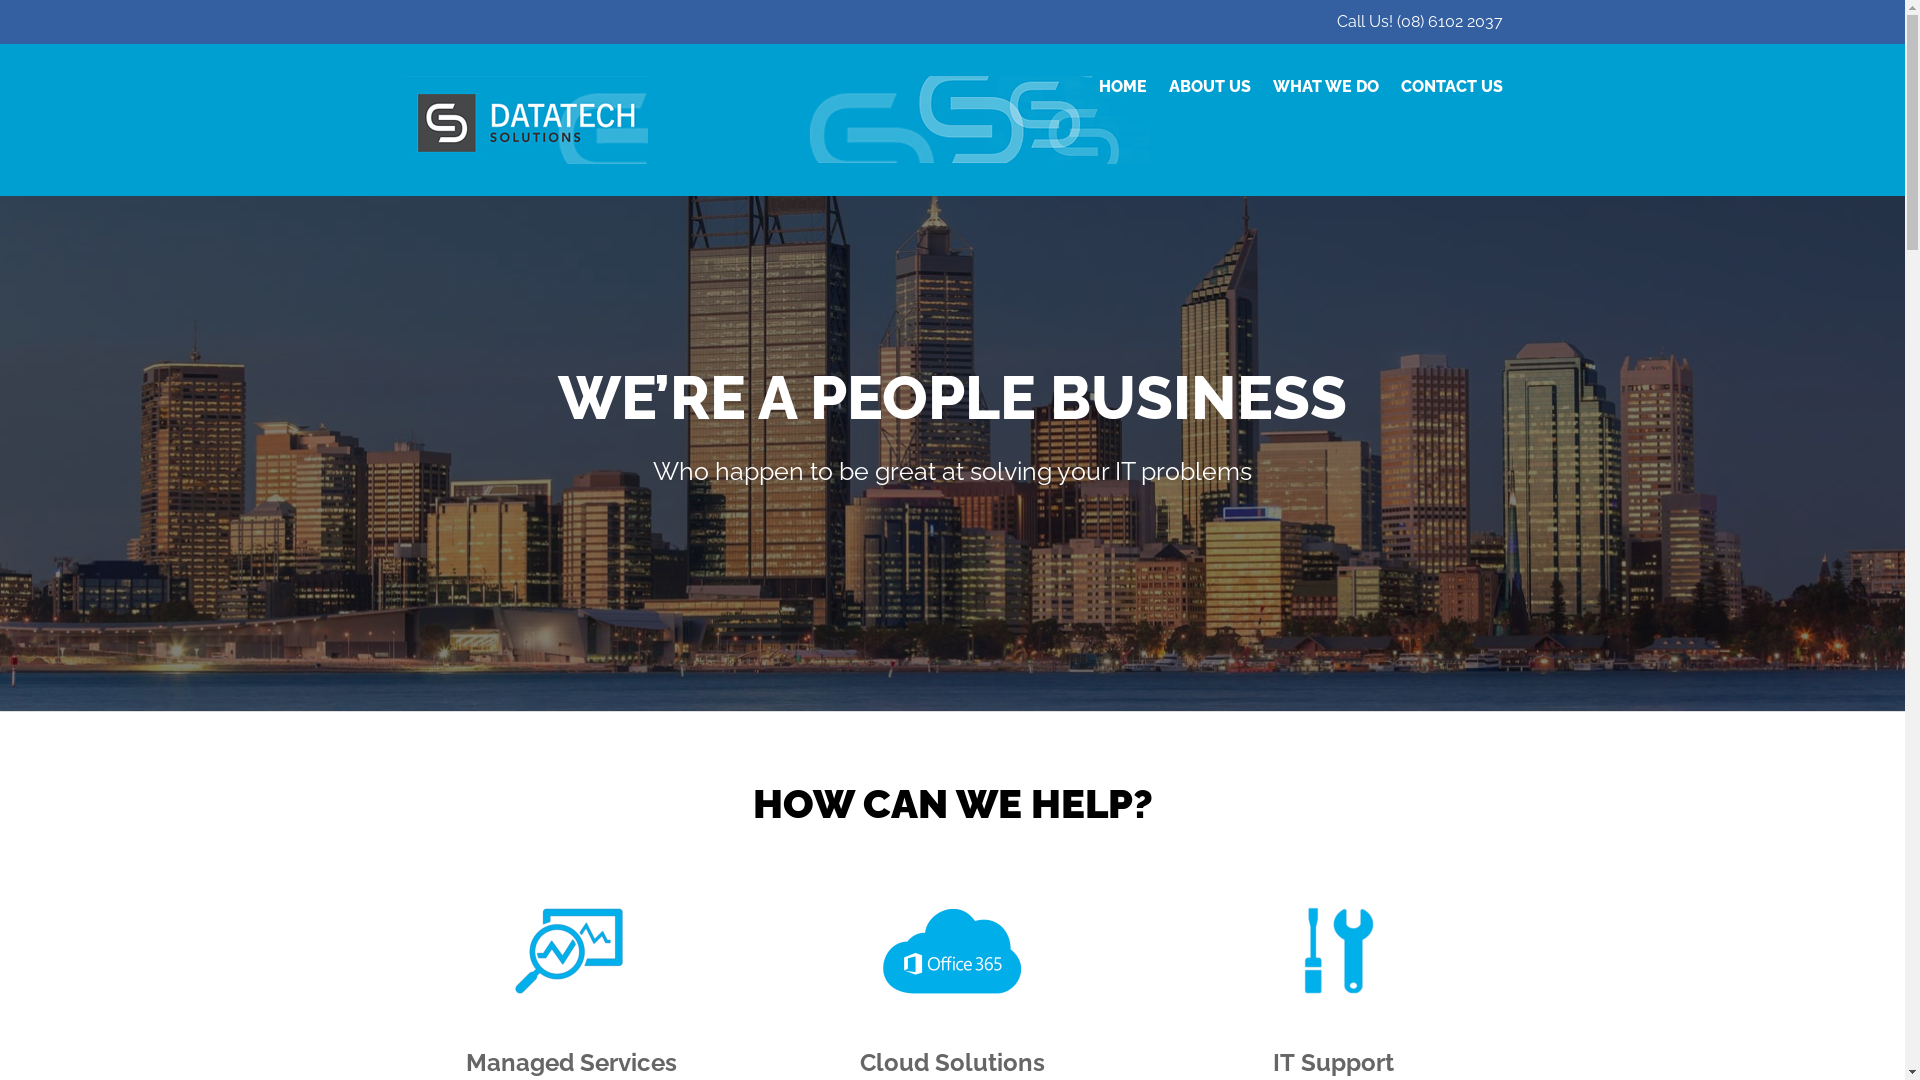 The height and width of the screenshot is (1080, 1920). I want to click on 'CONTACT US', so click(1399, 86).